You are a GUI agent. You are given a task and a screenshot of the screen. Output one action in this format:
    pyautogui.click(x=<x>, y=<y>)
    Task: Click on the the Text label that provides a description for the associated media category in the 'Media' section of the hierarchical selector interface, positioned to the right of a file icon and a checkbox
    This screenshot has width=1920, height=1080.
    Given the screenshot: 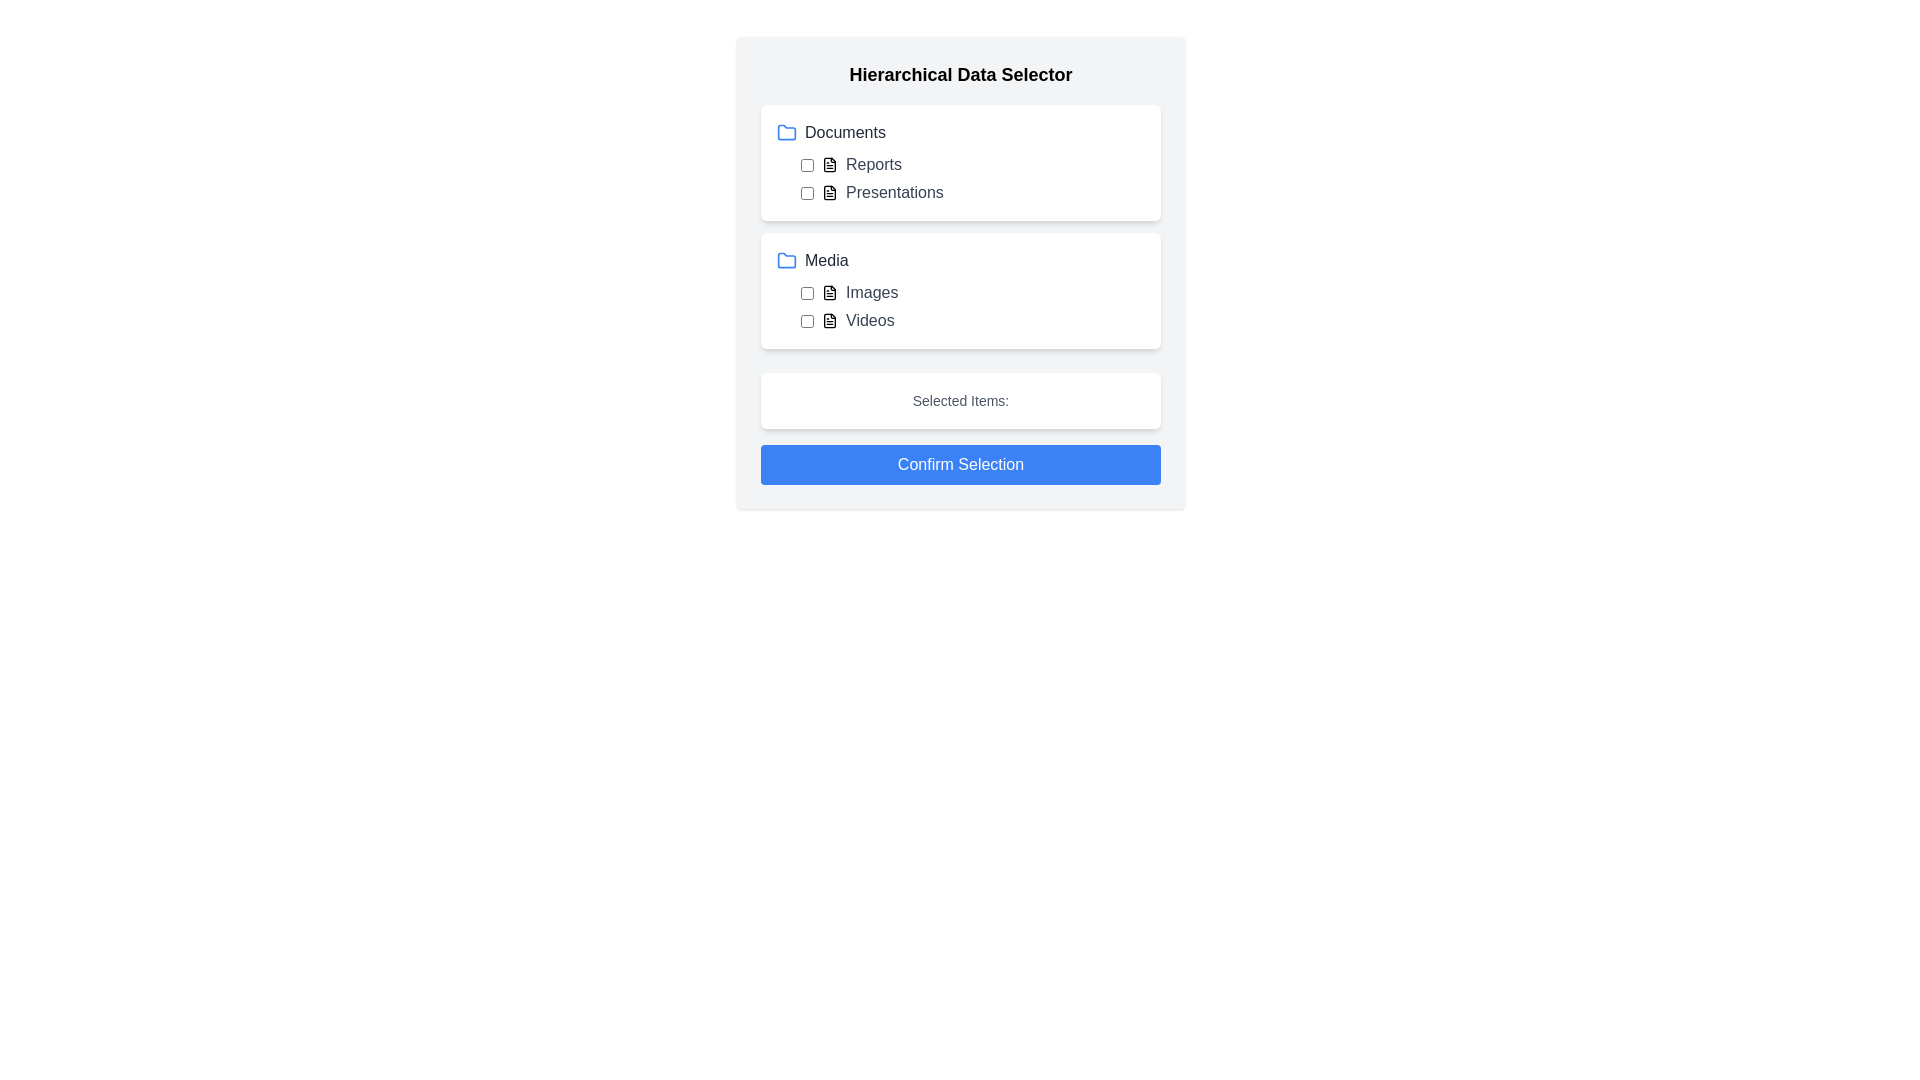 What is the action you would take?
    pyautogui.click(x=872, y=293)
    